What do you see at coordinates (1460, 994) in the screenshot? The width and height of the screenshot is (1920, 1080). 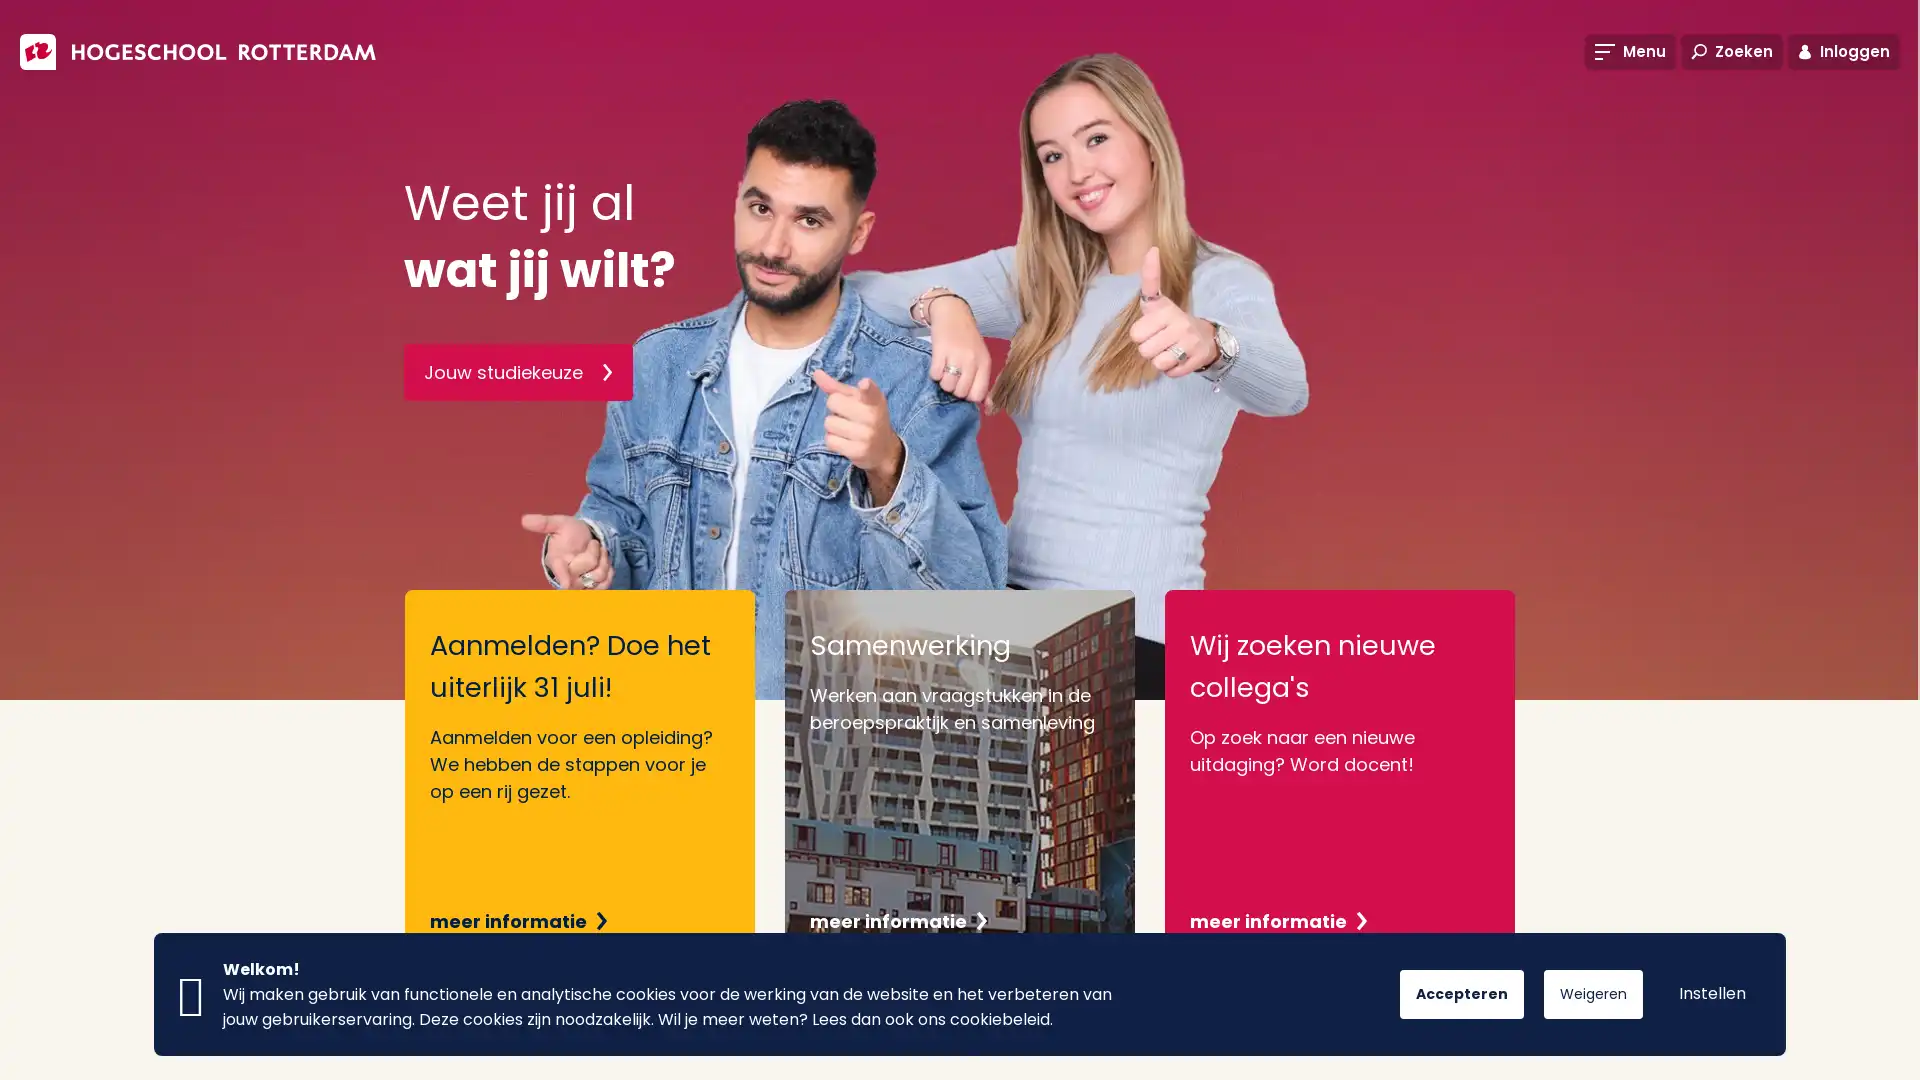 I see `Accepteren` at bounding box center [1460, 994].